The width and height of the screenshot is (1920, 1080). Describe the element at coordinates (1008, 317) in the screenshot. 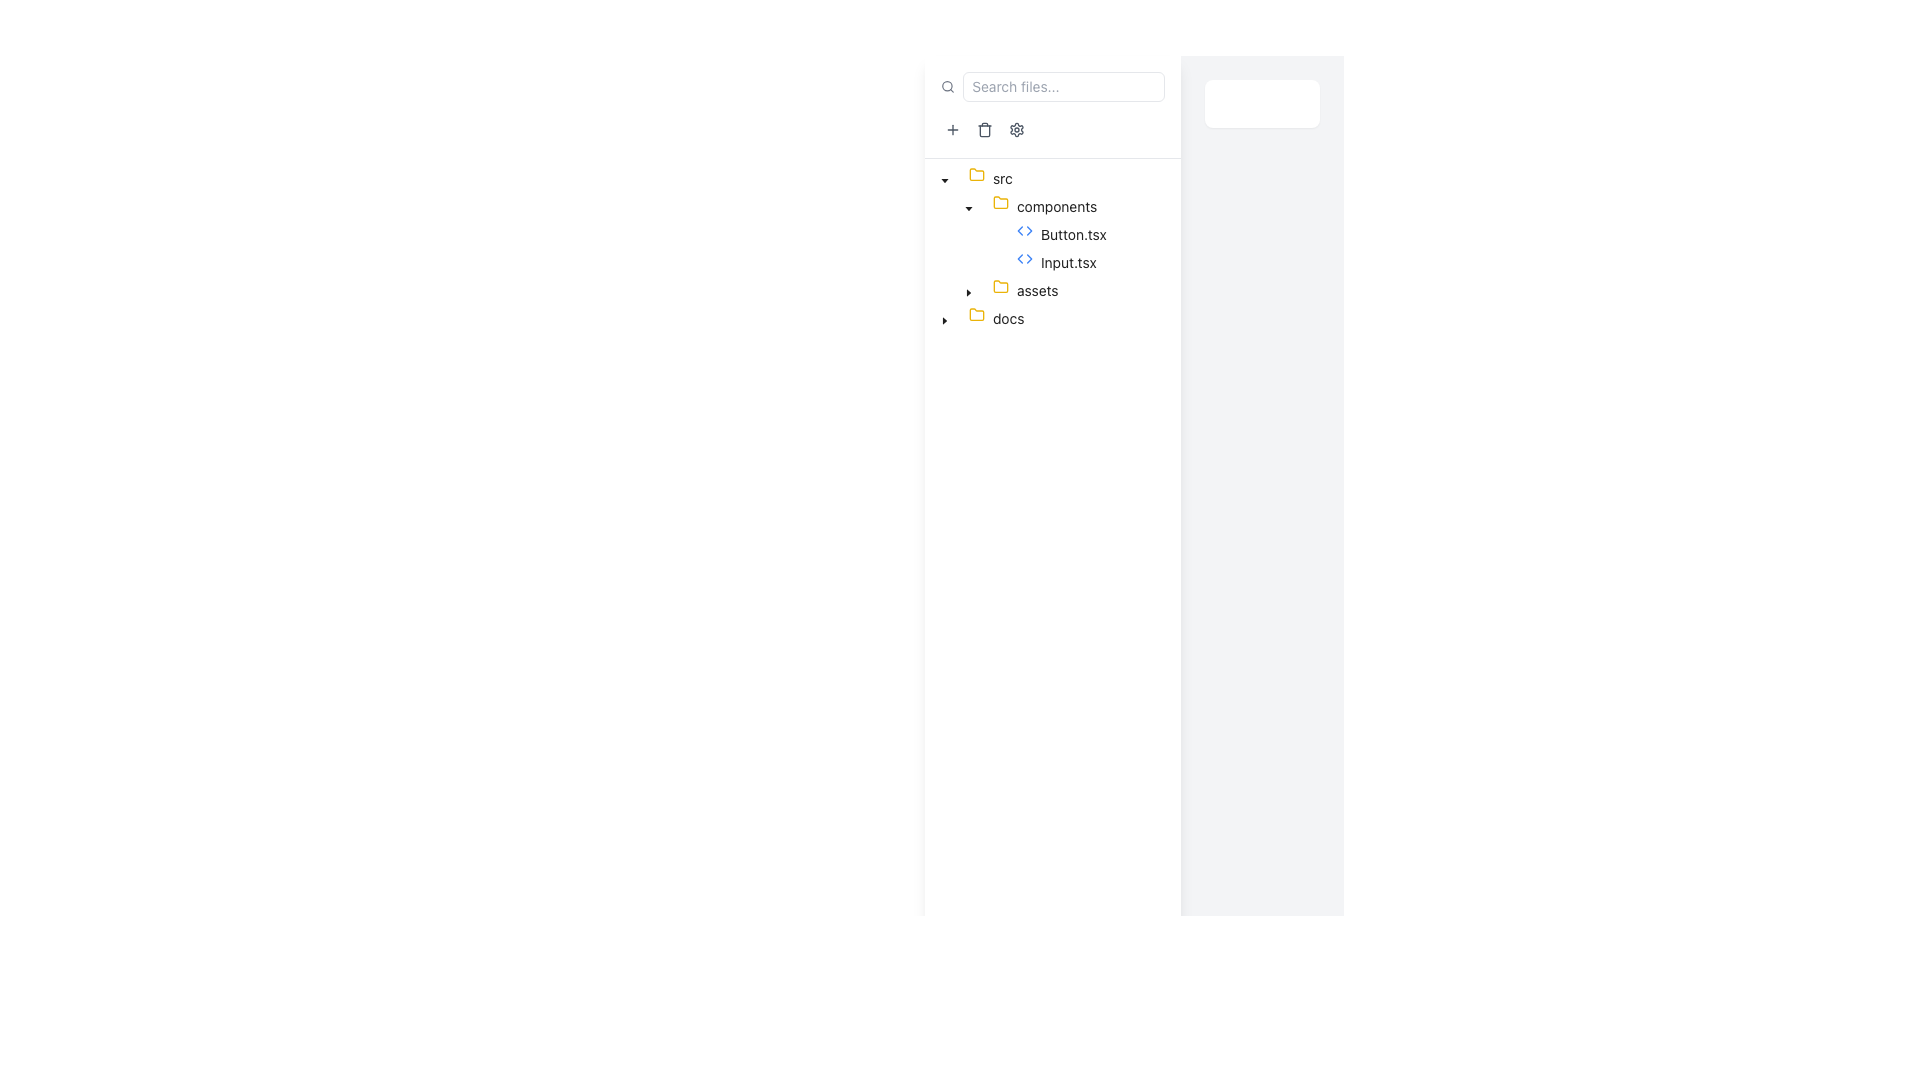

I see `the displayed text of the Text Label representing the name of a folder within the hierarchical file tree under the 'assets' branch node` at that location.